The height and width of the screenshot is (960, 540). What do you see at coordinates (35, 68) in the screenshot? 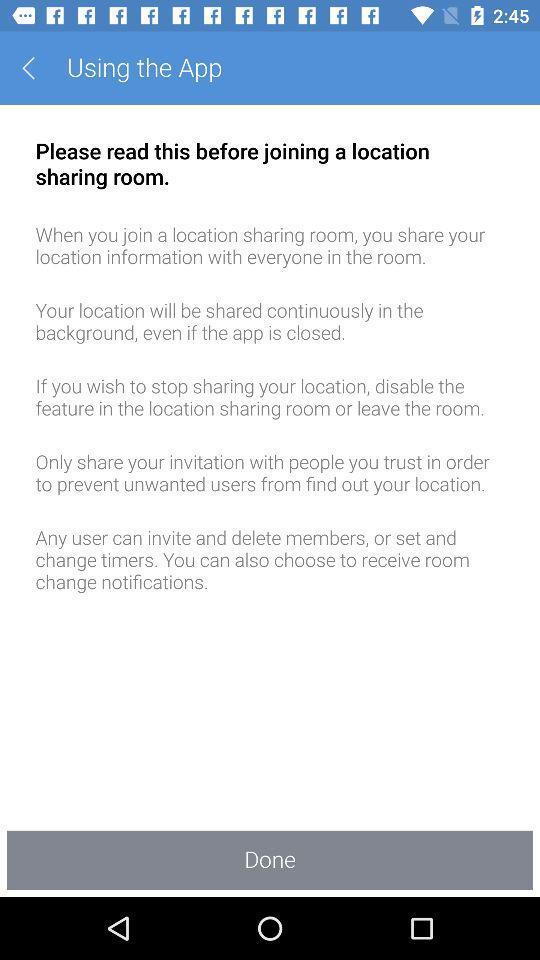
I see `the app next to the using the app` at bounding box center [35, 68].